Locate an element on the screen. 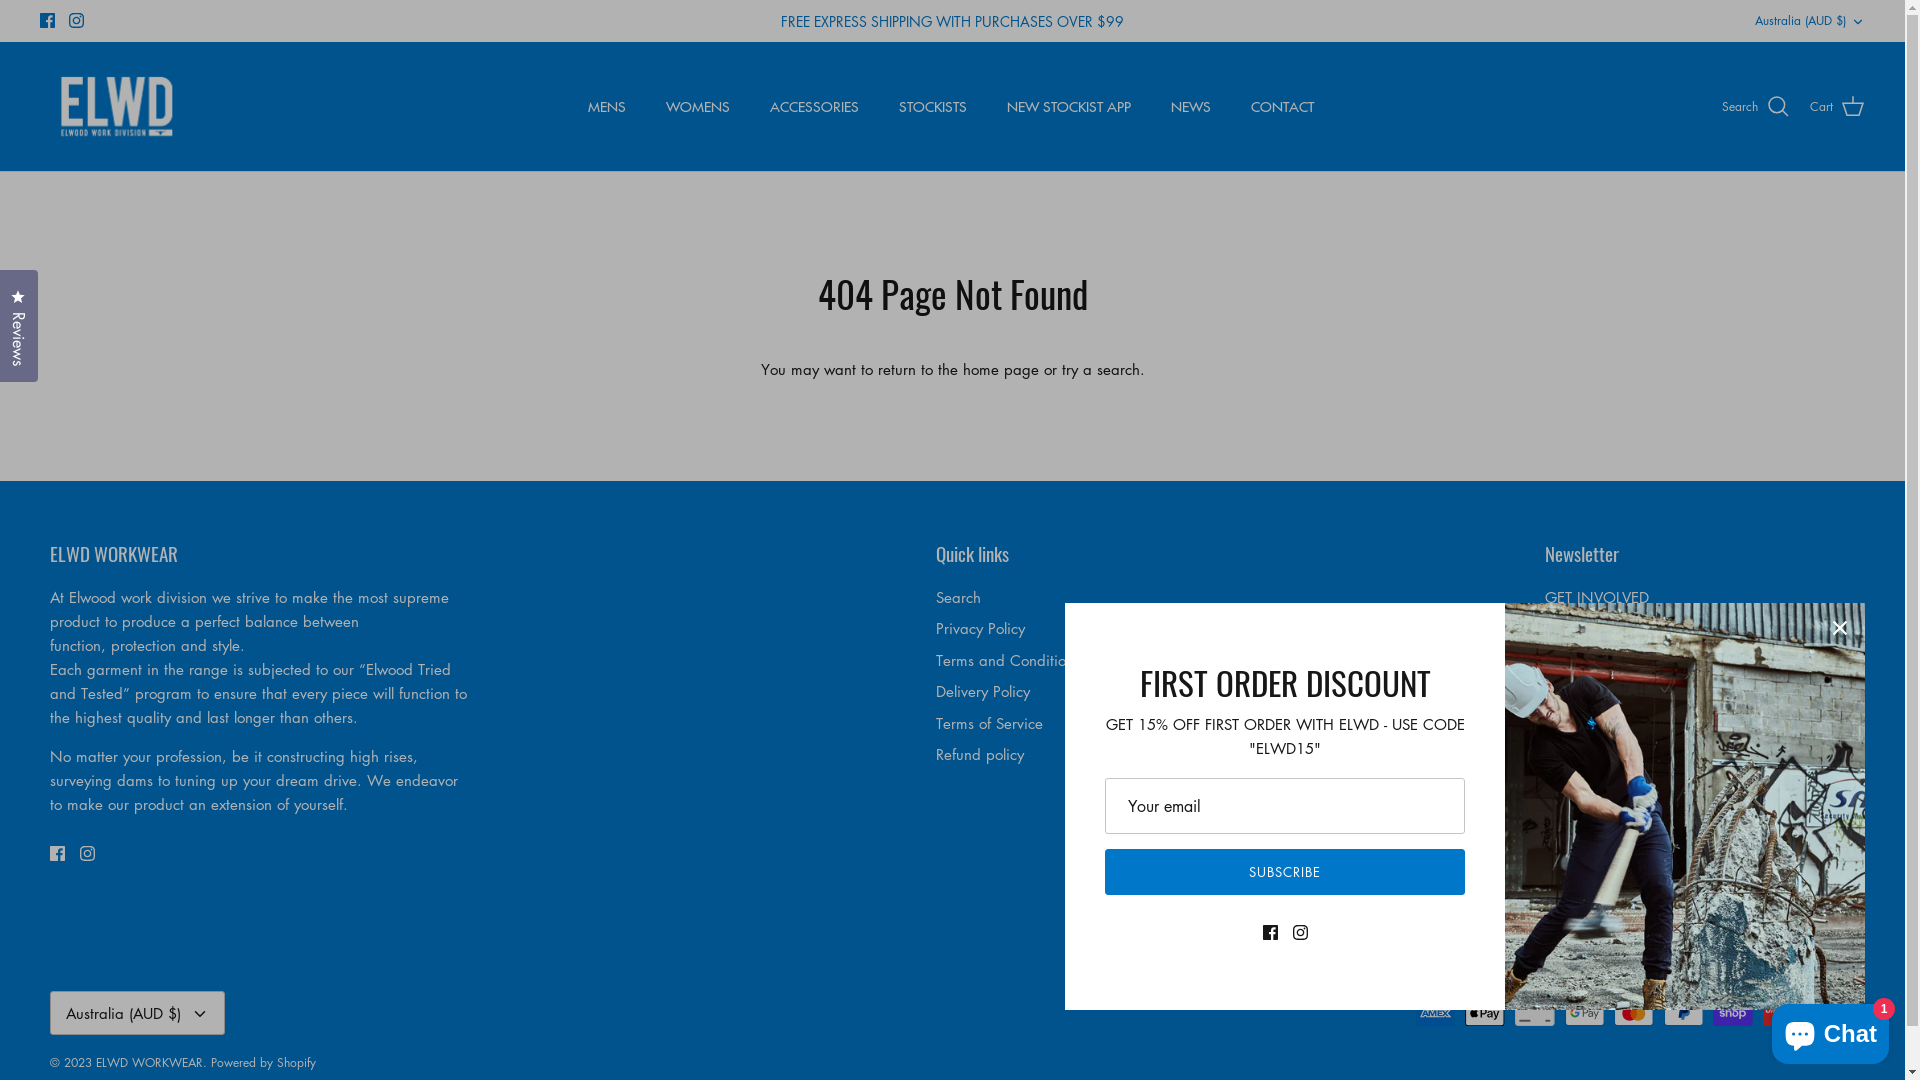  'NEWS' is located at coordinates (1190, 106).